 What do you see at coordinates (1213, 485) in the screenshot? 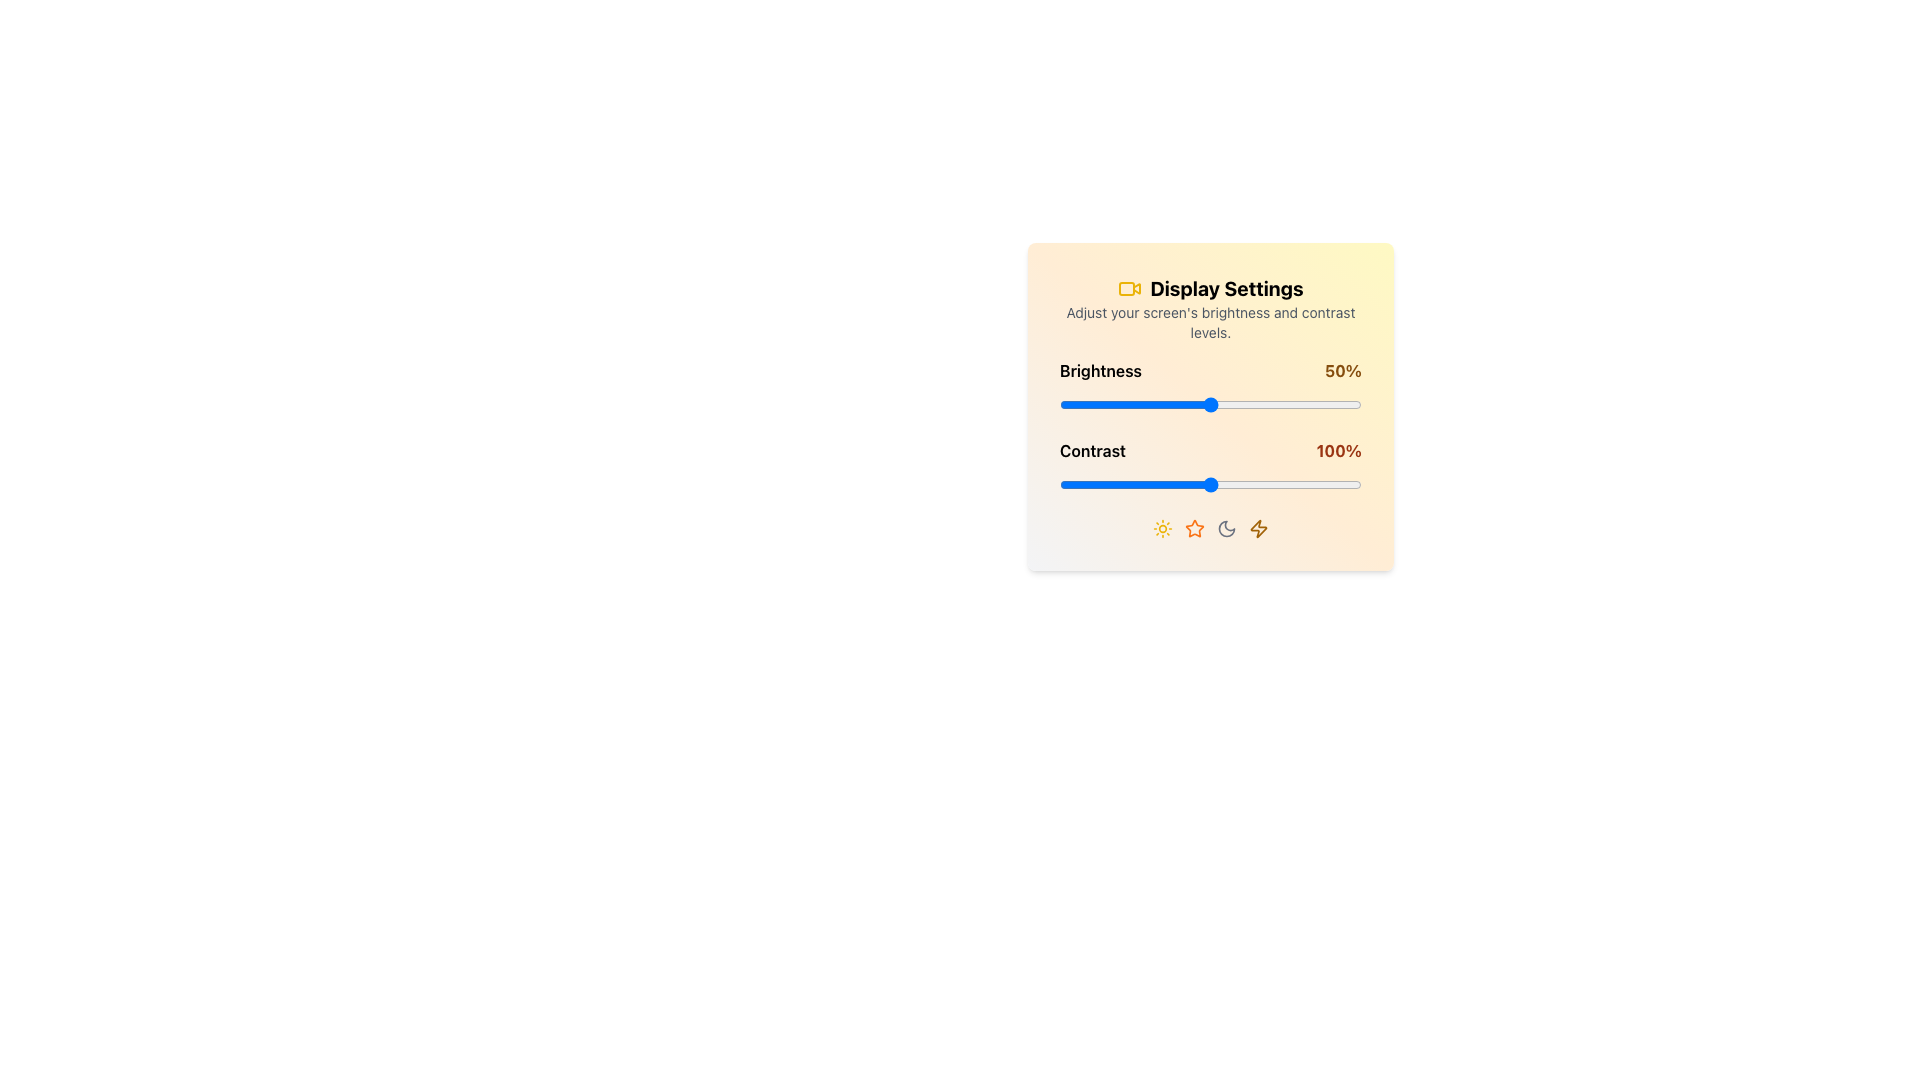
I see `contrast` at bounding box center [1213, 485].